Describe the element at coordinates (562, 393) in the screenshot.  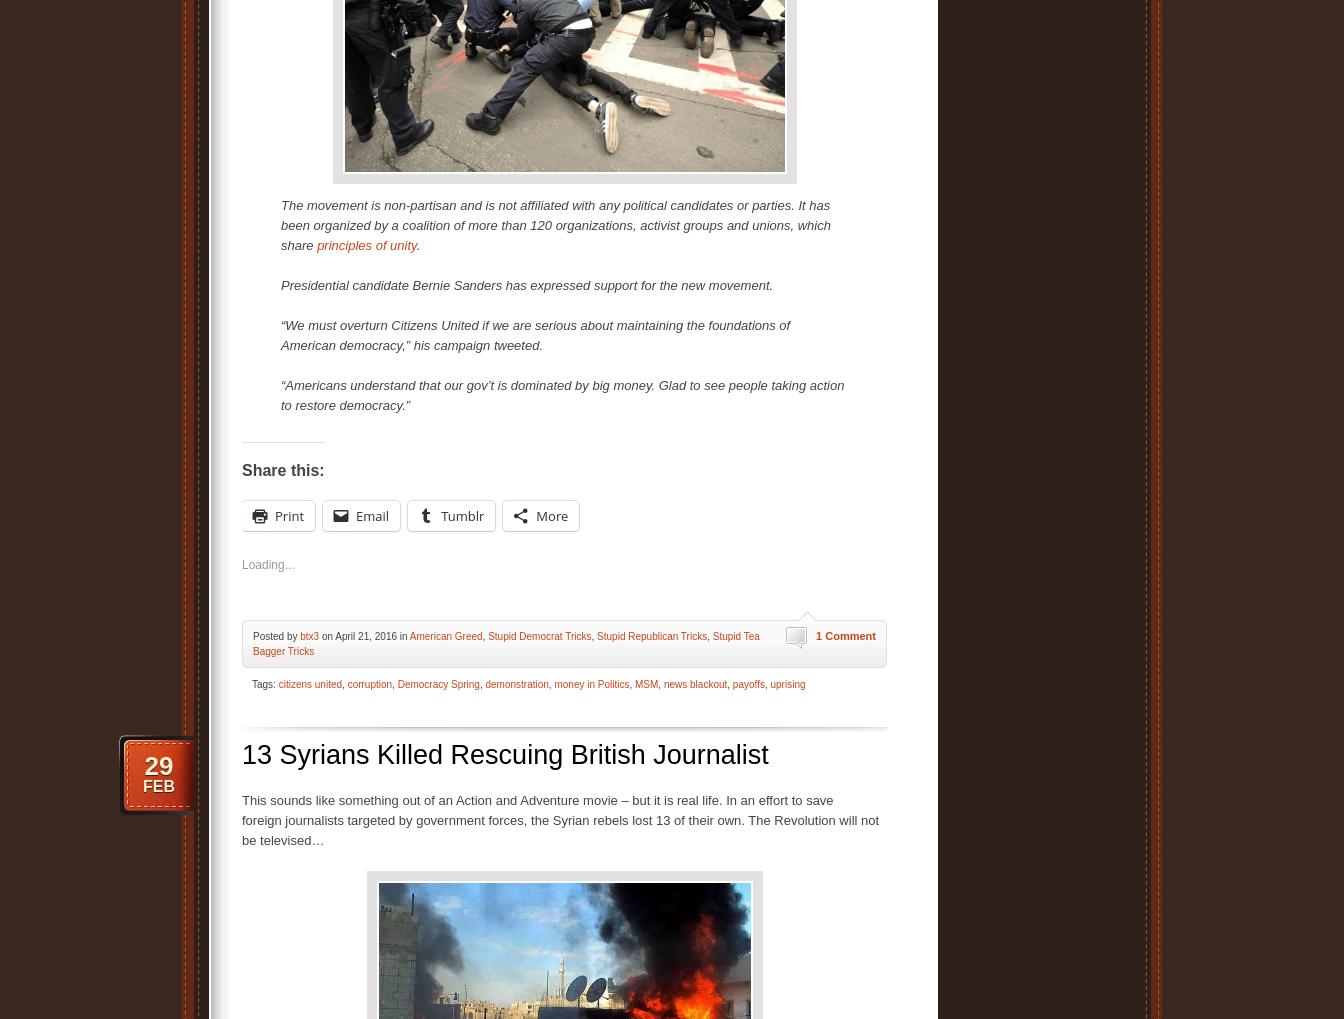
I see `'“Americans understand that our gov’t is dominated by big money. Glad to see people taking action to restore democracy.”'` at that location.